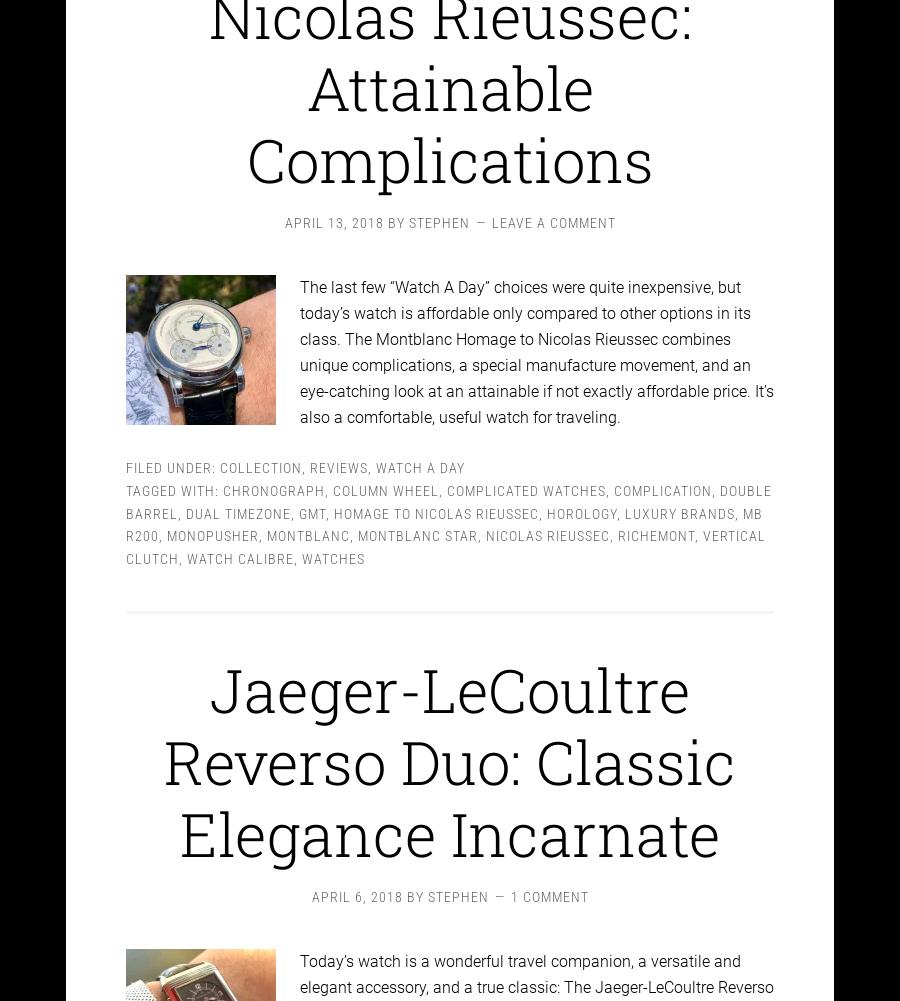 Image resolution: width=900 pixels, height=1001 pixels. Describe the element at coordinates (582, 495) in the screenshot. I see `'Horology'` at that location.